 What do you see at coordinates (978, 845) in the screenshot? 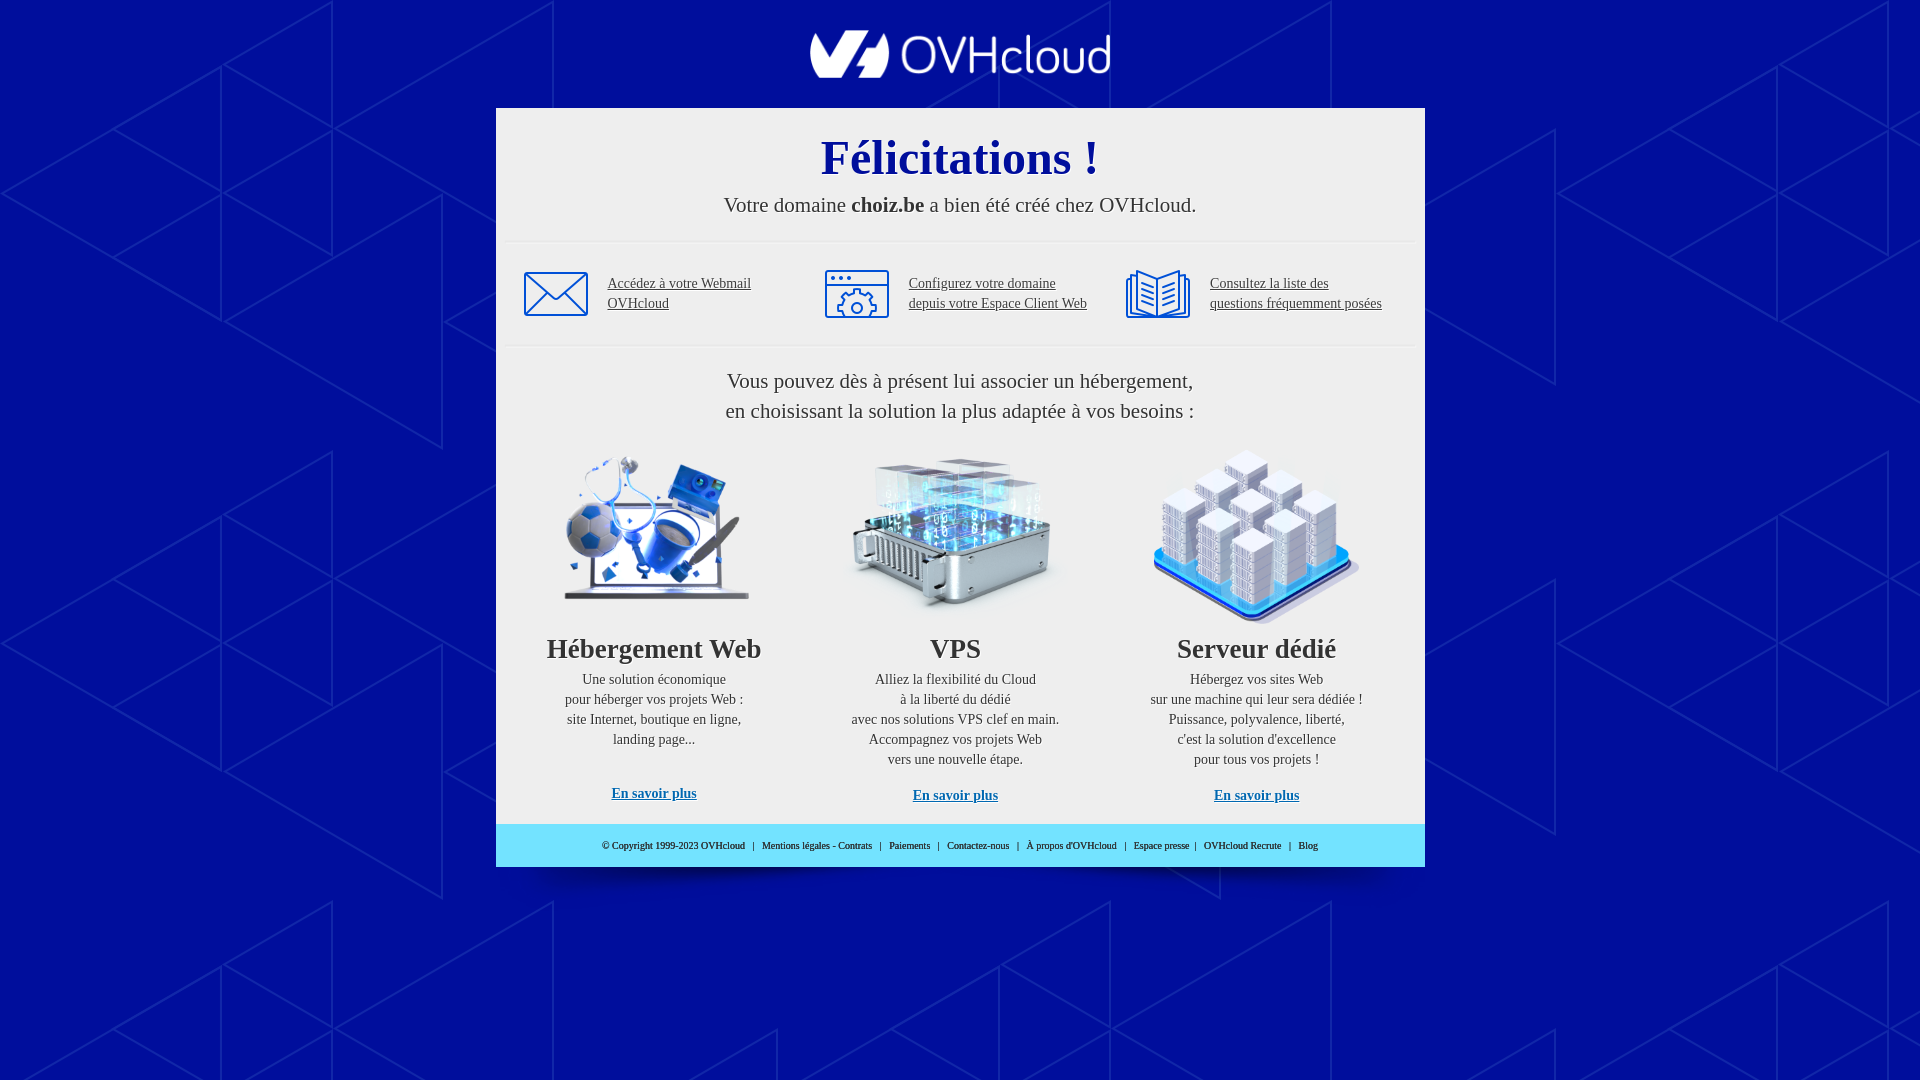
I see `'Contactez-nous'` at bounding box center [978, 845].